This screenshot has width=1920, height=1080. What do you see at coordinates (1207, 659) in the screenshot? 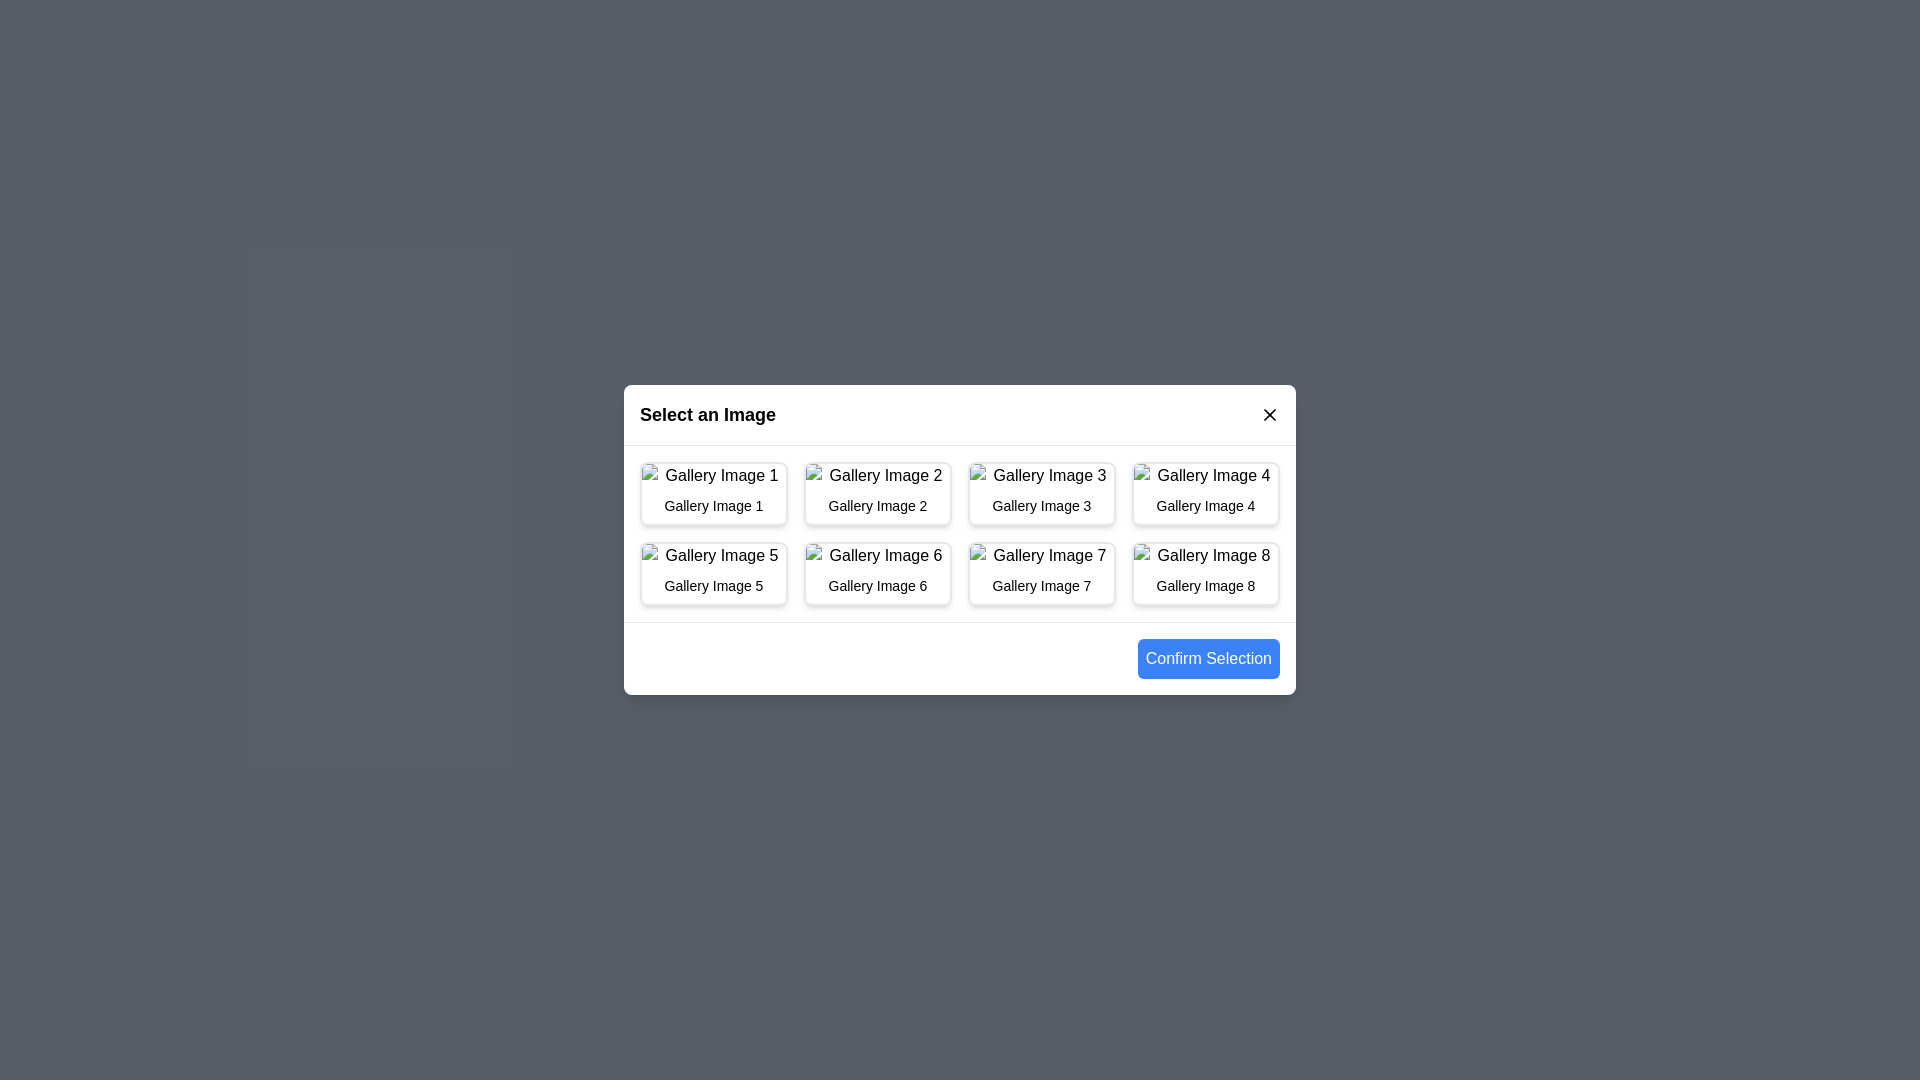
I see `'Confirm Selection' button to confirm the selected image` at bounding box center [1207, 659].